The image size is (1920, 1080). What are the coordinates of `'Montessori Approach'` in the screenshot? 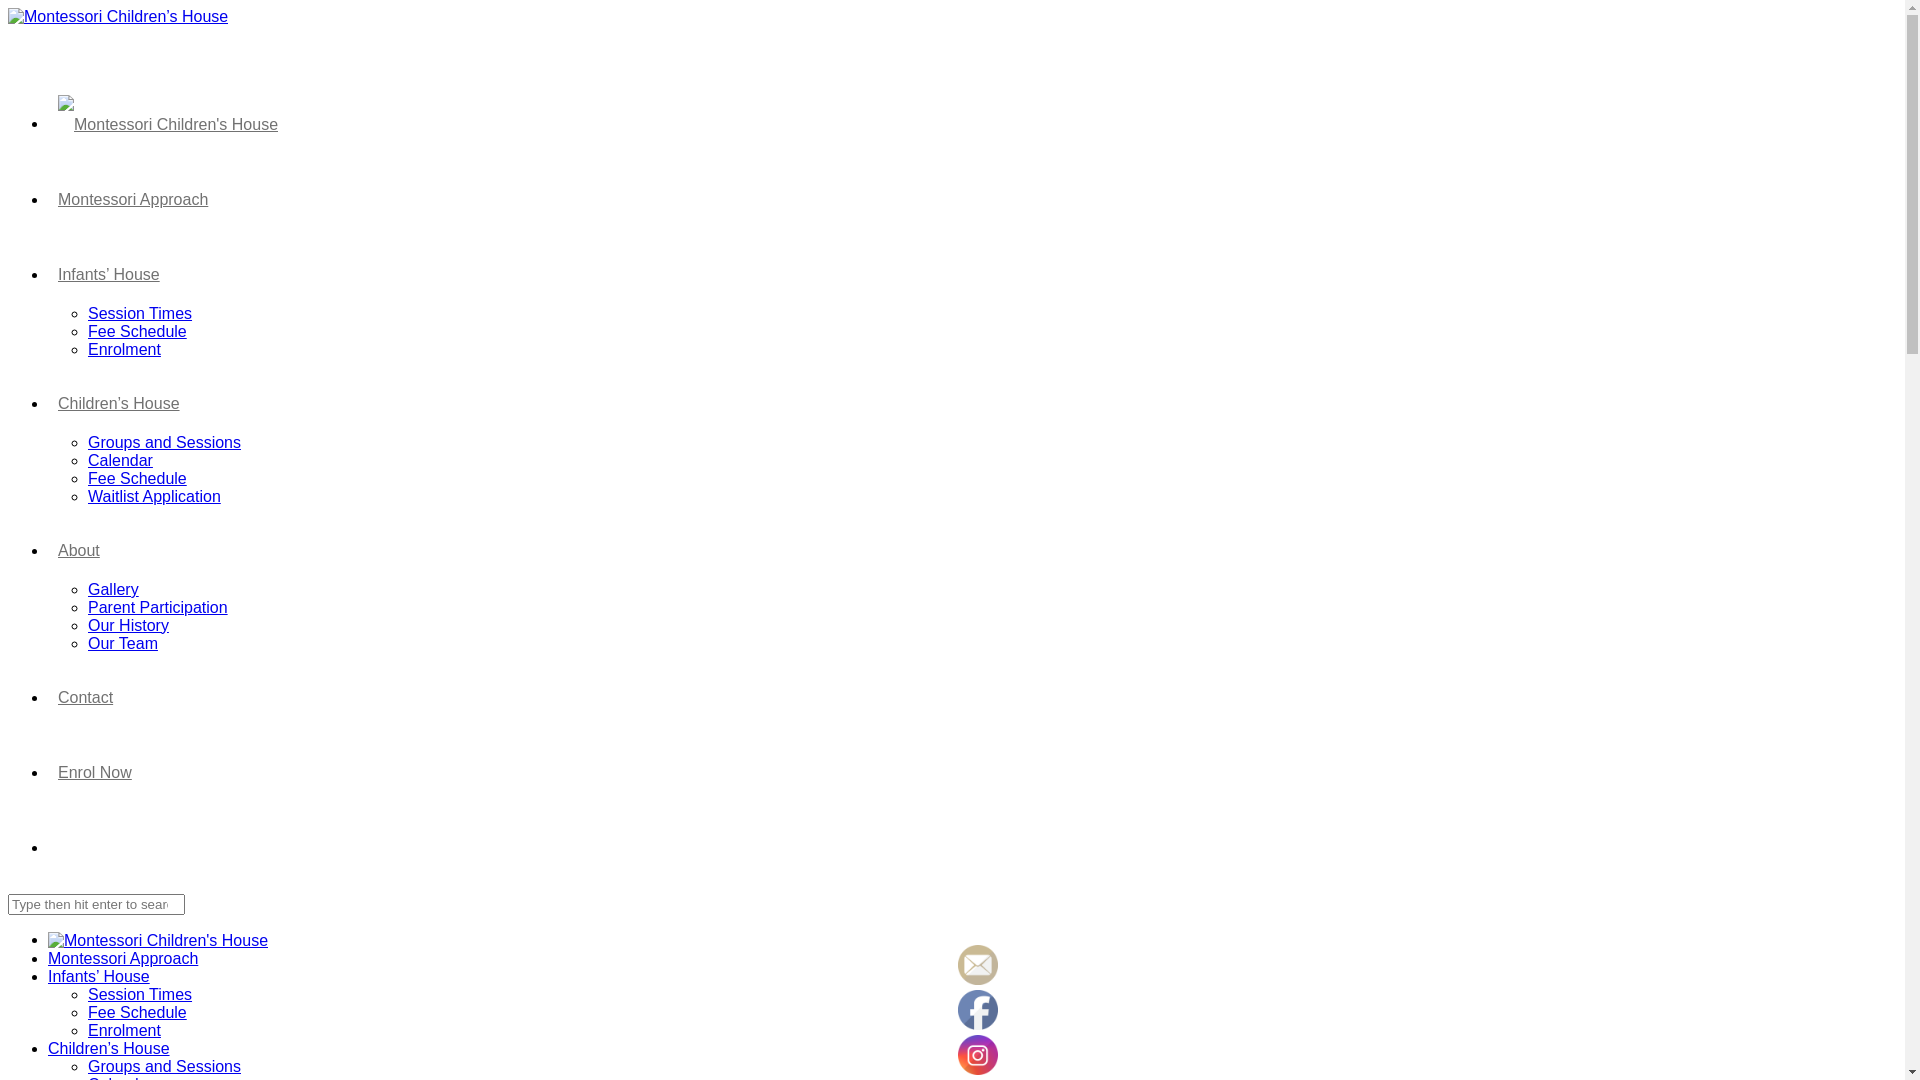 It's located at (122, 957).